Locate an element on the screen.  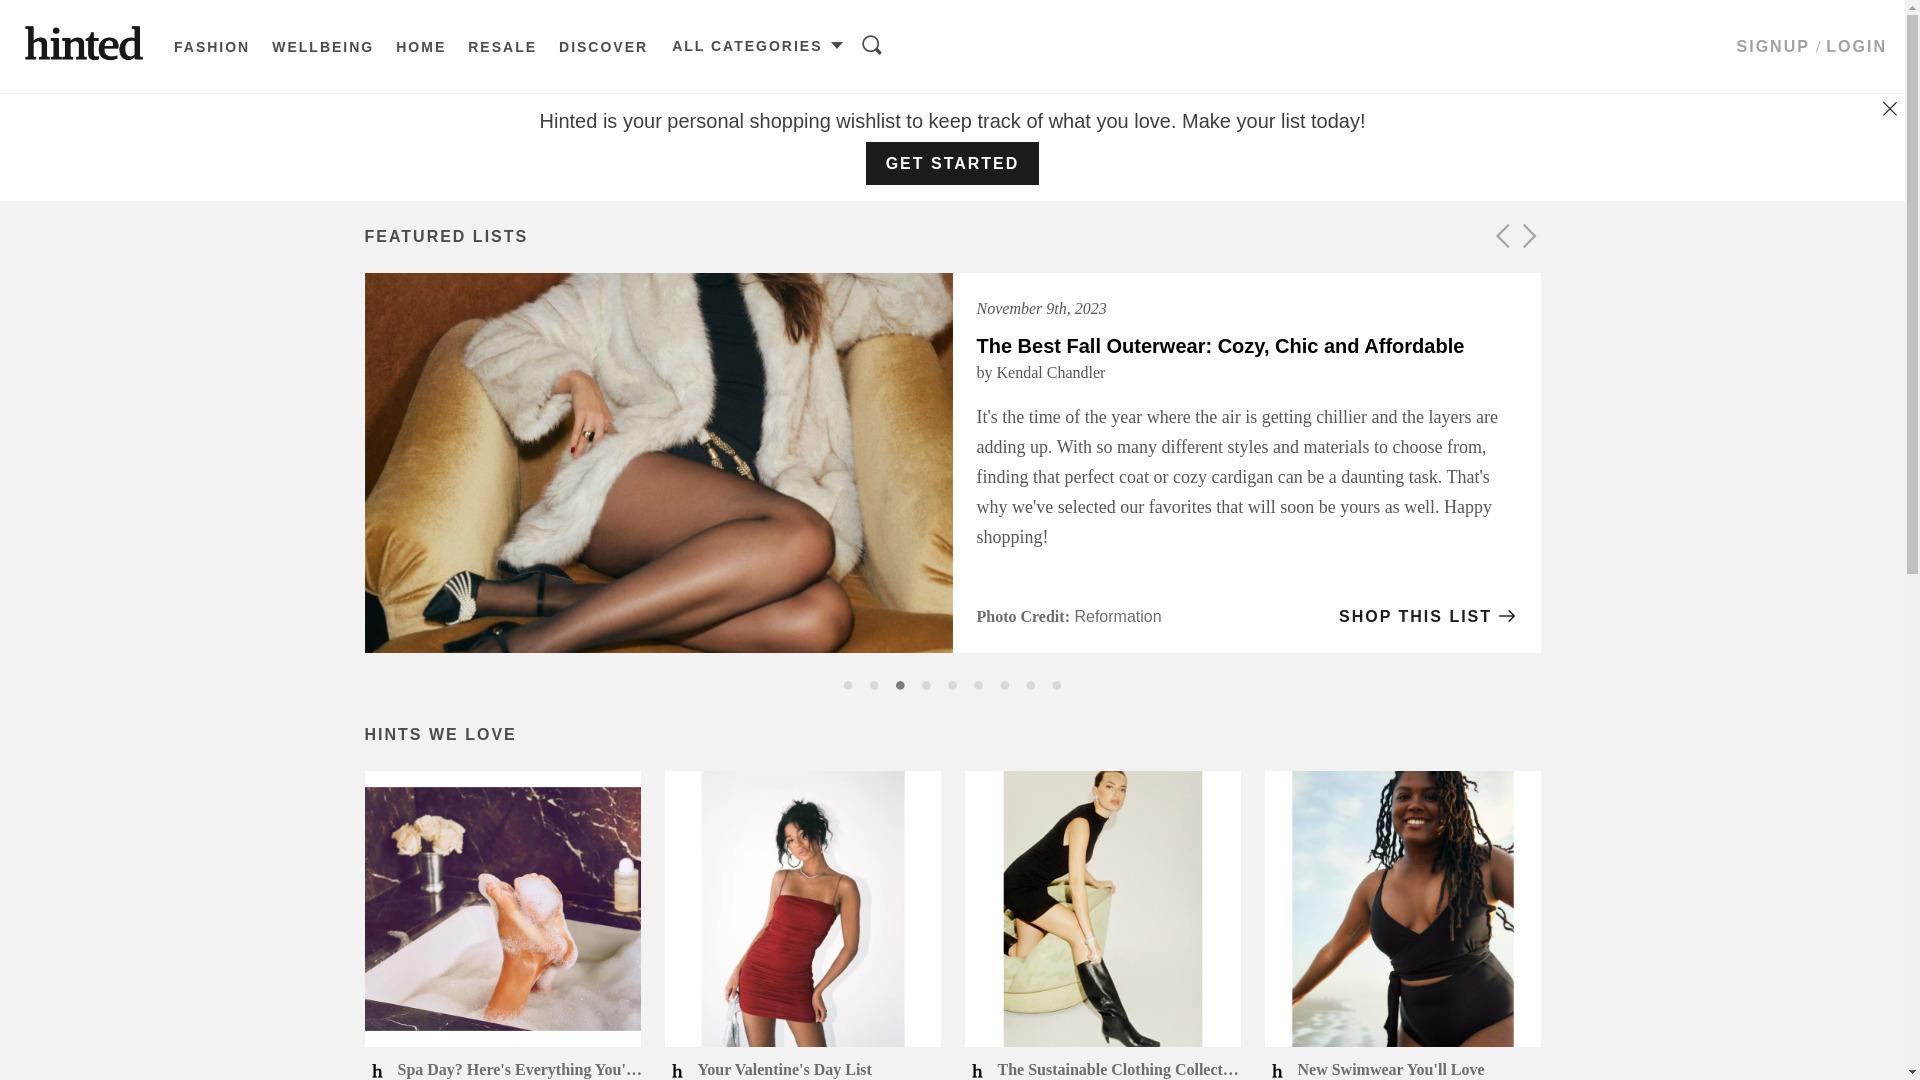
'LOGIN' is located at coordinates (1855, 45).